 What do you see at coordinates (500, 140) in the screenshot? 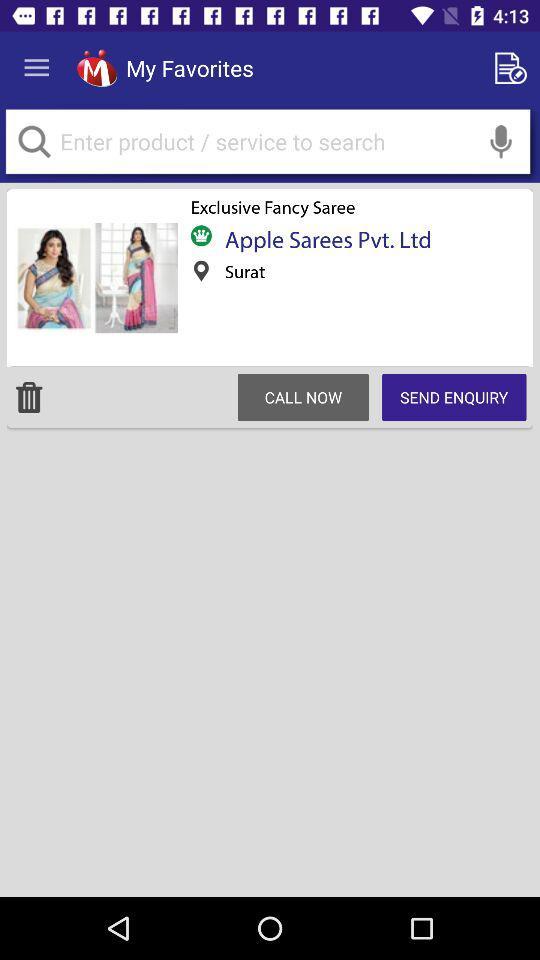
I see `the voice search icon` at bounding box center [500, 140].